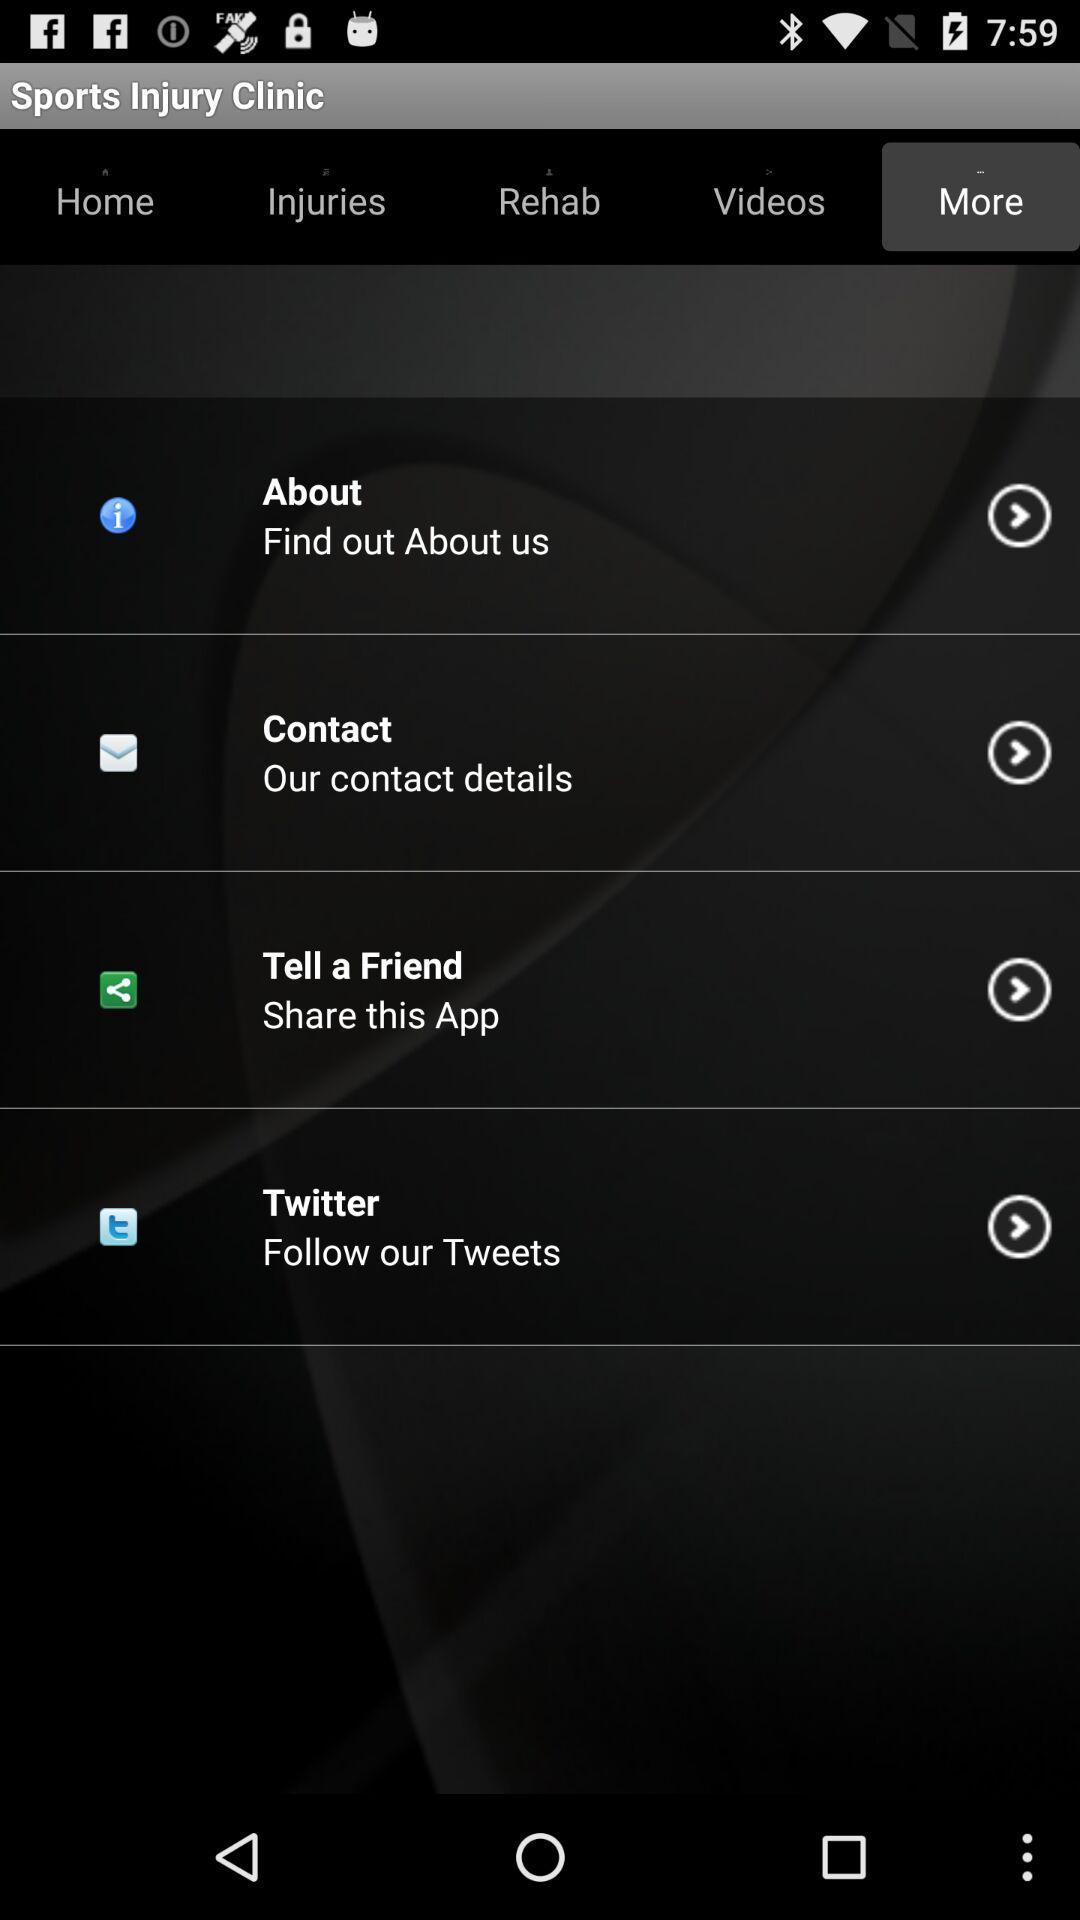 This screenshot has height=1920, width=1080. Describe the element at coordinates (1019, 989) in the screenshot. I see `icon to the right of share this app item` at that location.